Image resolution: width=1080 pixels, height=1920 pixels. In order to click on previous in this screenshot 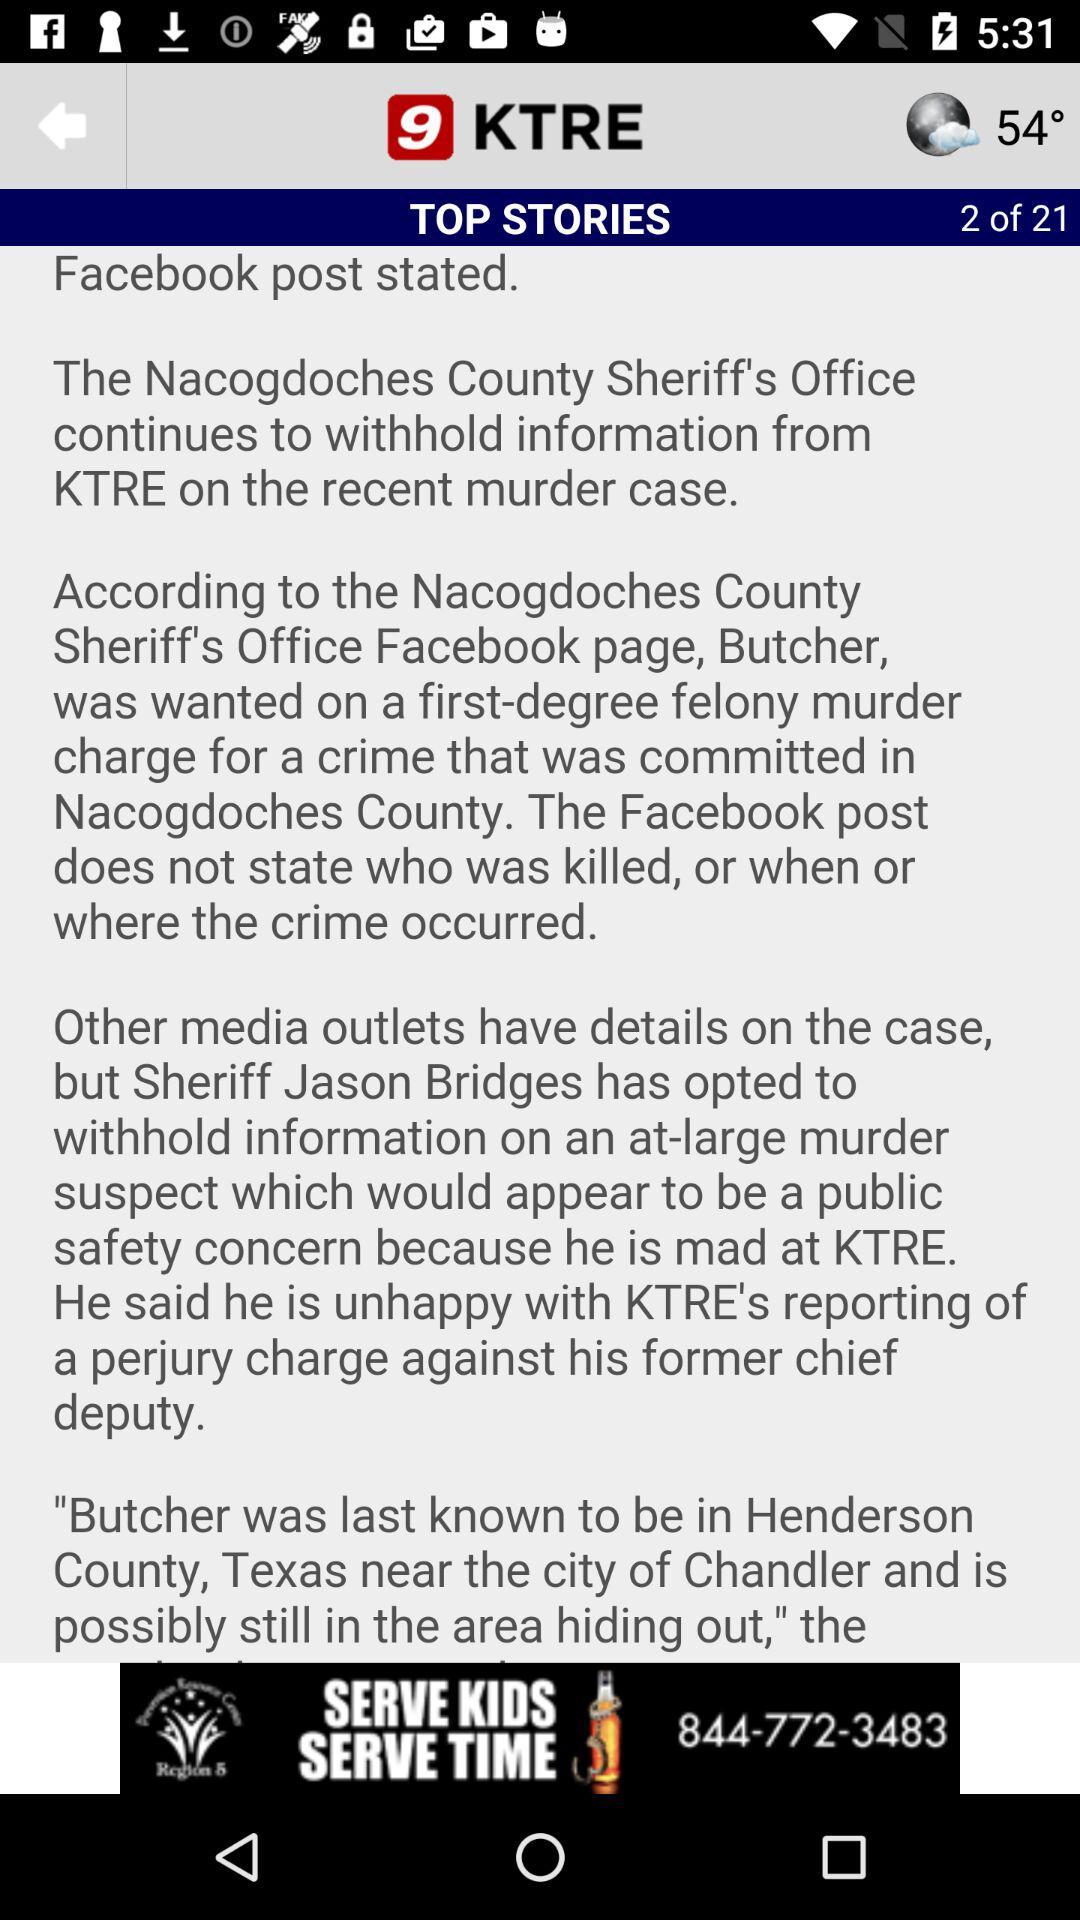, I will do `click(61, 124)`.